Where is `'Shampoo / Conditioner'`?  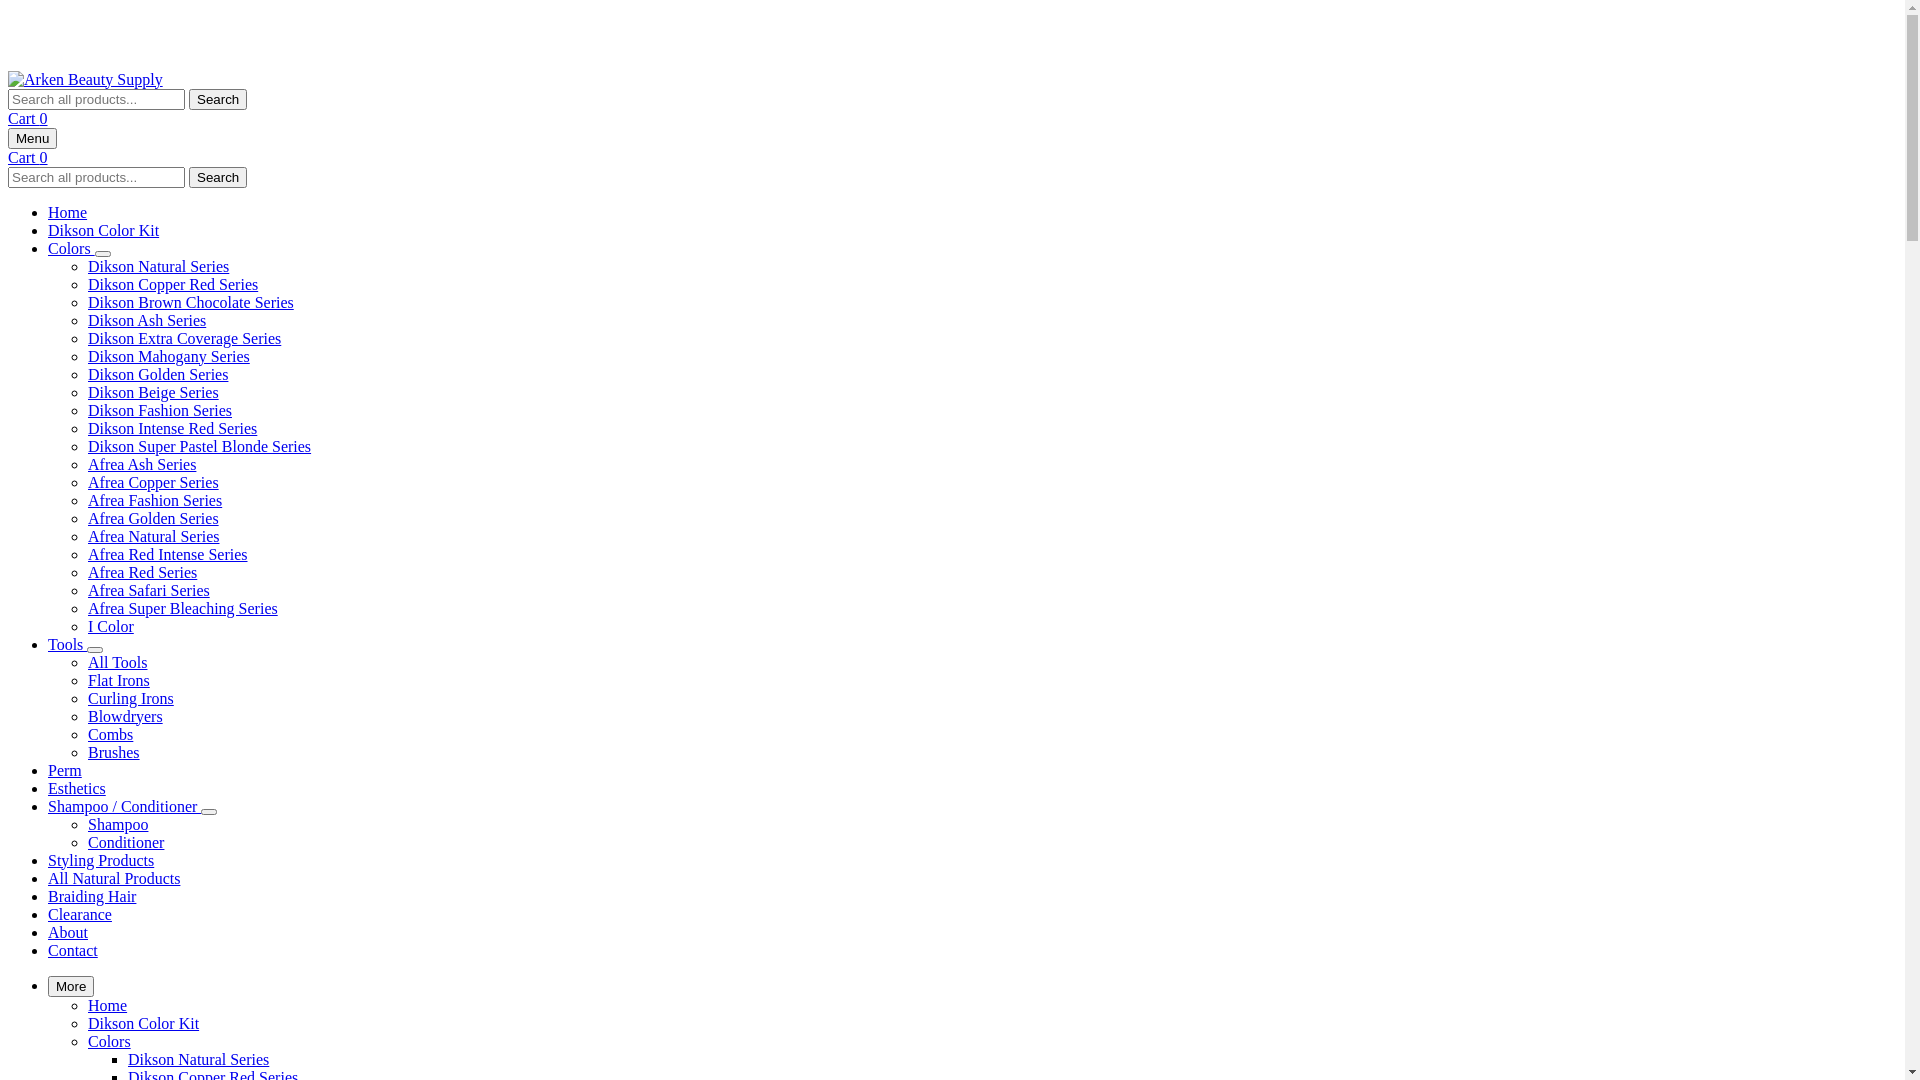 'Shampoo / Conditioner' is located at coordinates (48, 805).